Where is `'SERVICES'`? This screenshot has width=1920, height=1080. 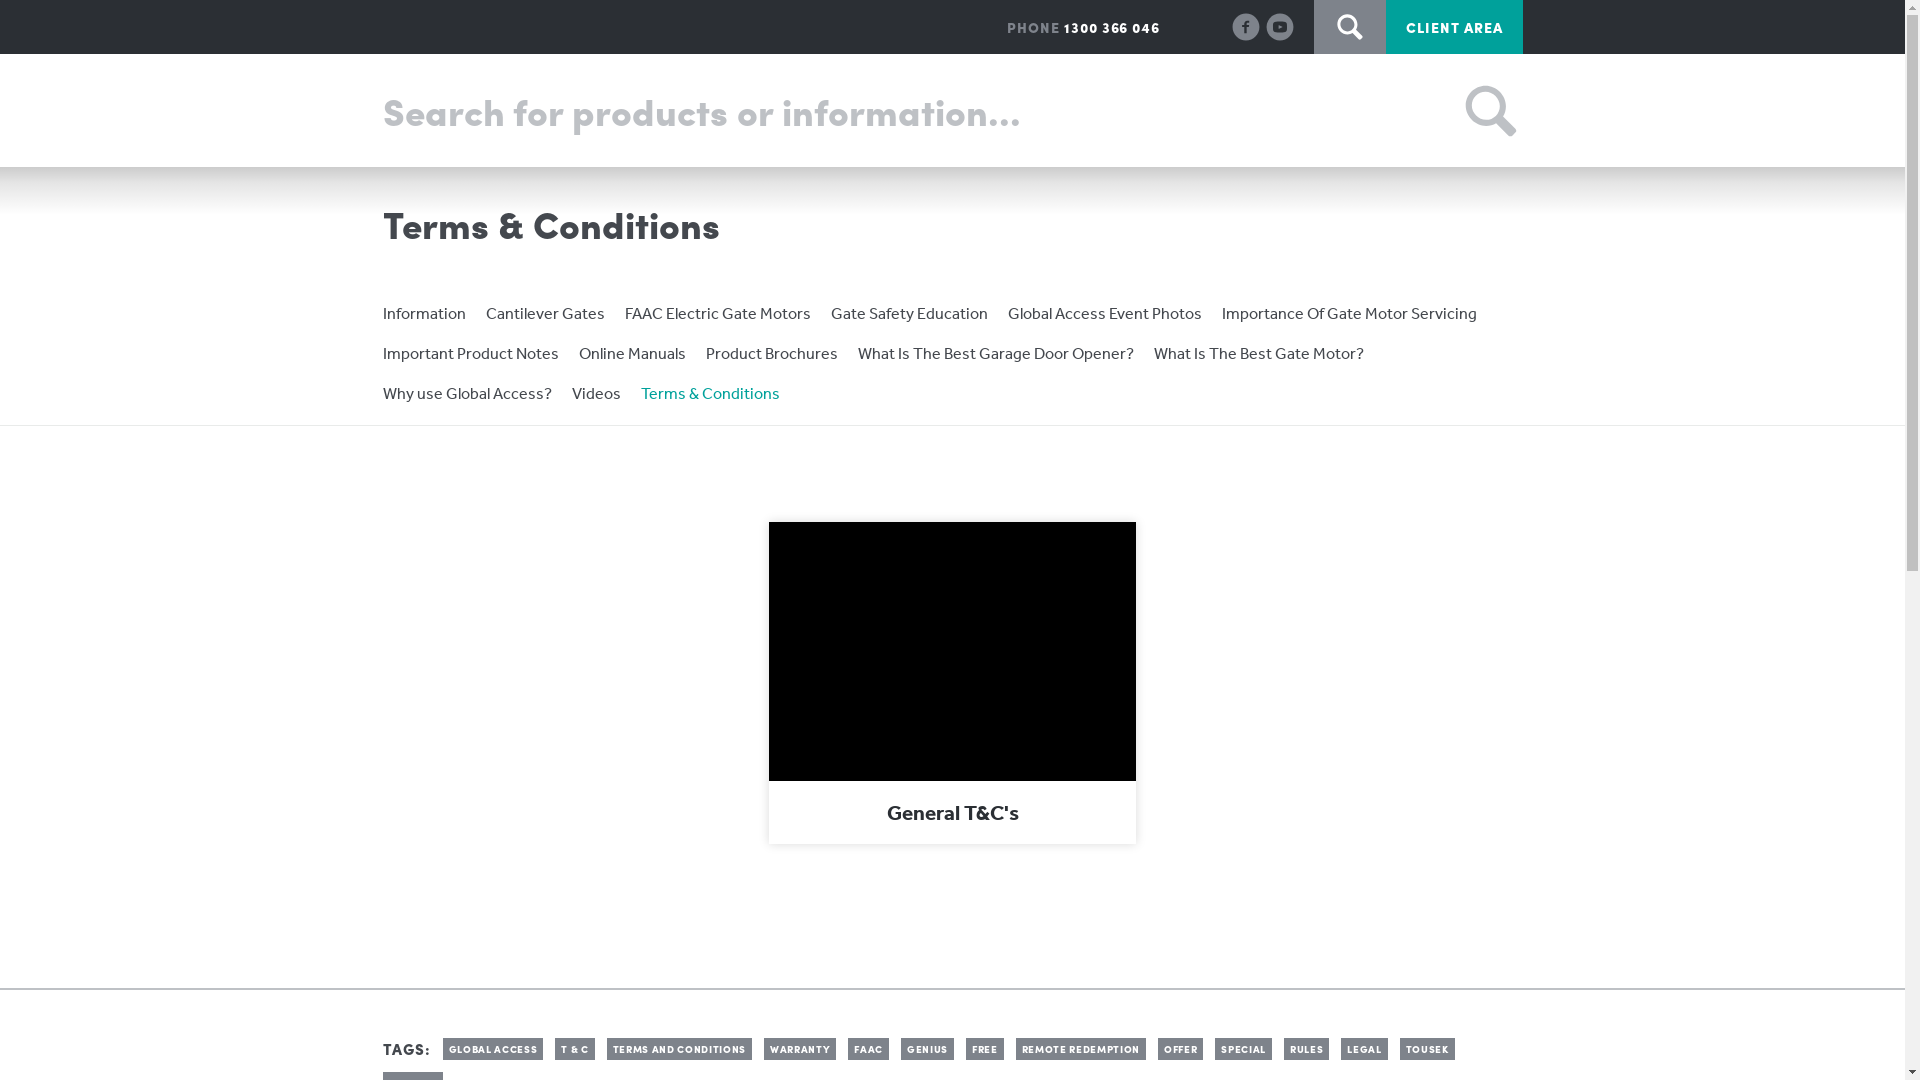 'SERVICES' is located at coordinates (1065, 111).